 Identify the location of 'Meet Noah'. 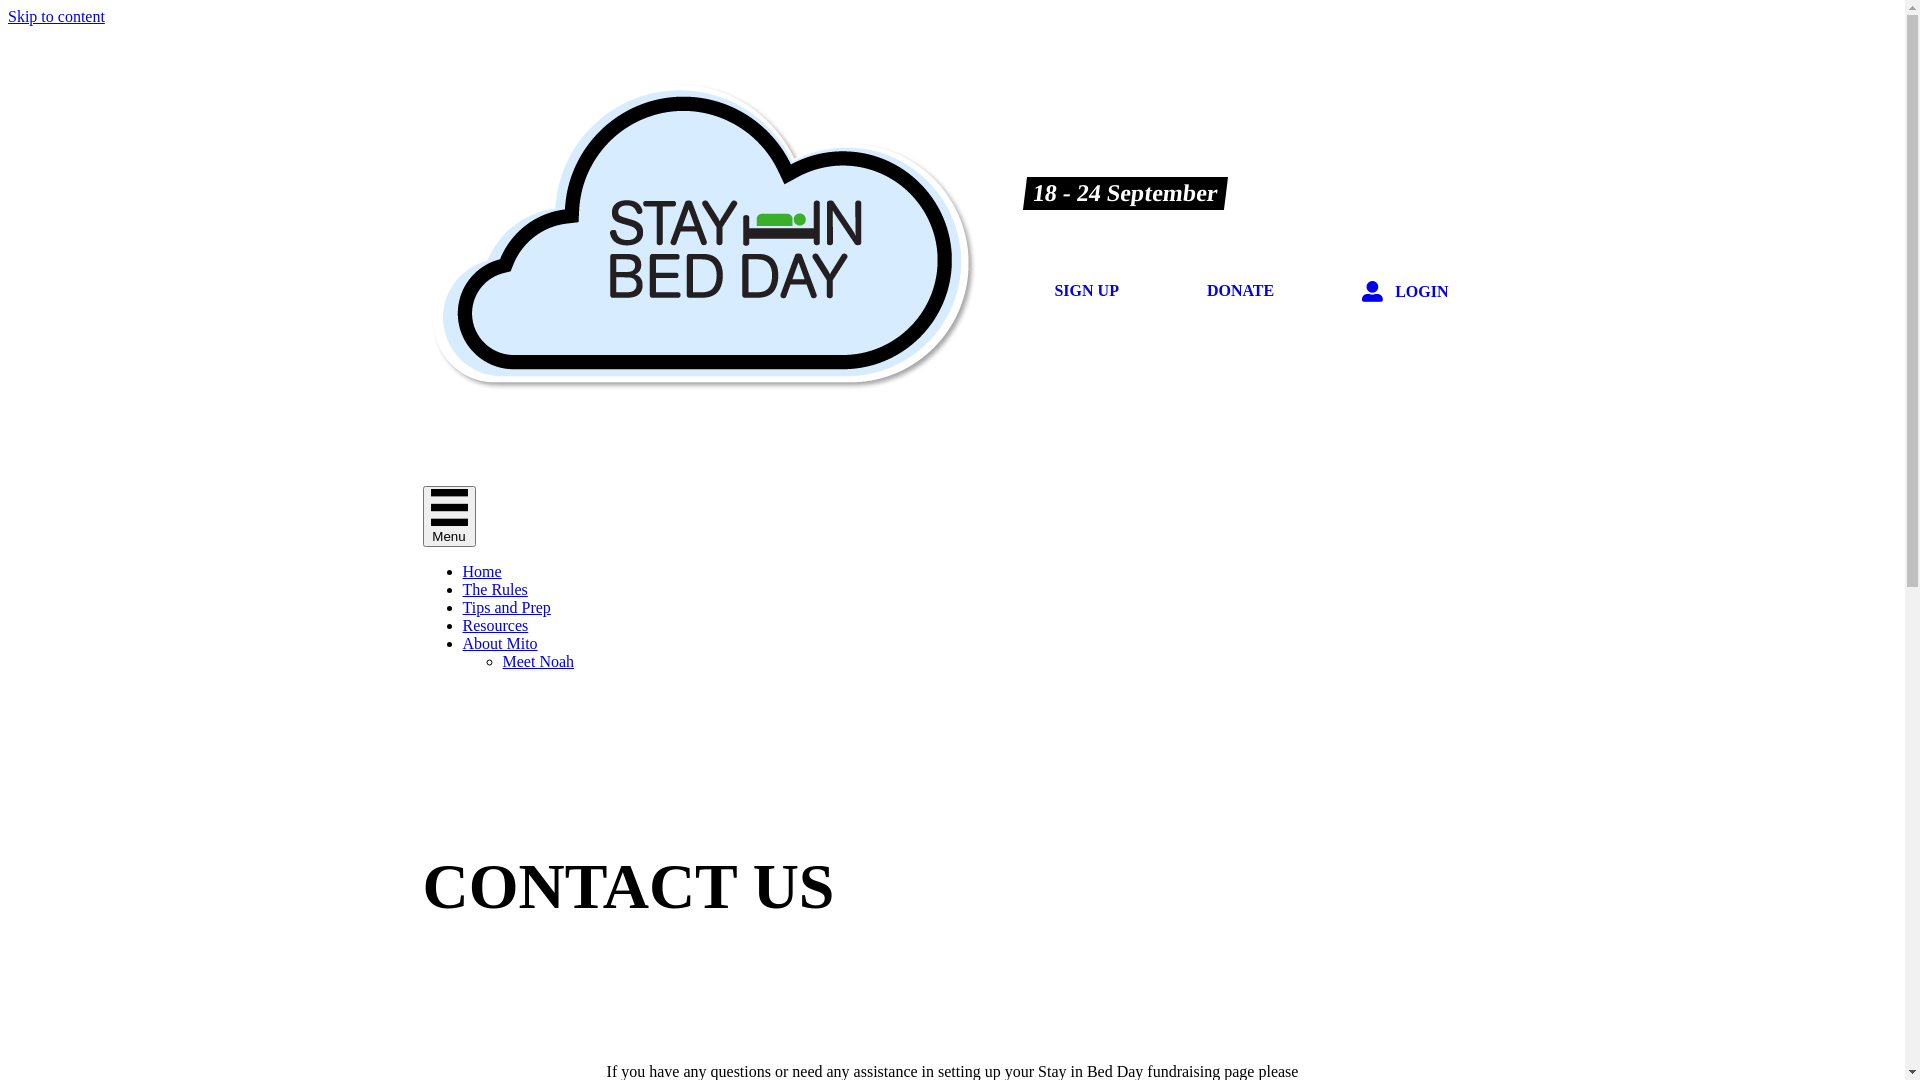
(537, 661).